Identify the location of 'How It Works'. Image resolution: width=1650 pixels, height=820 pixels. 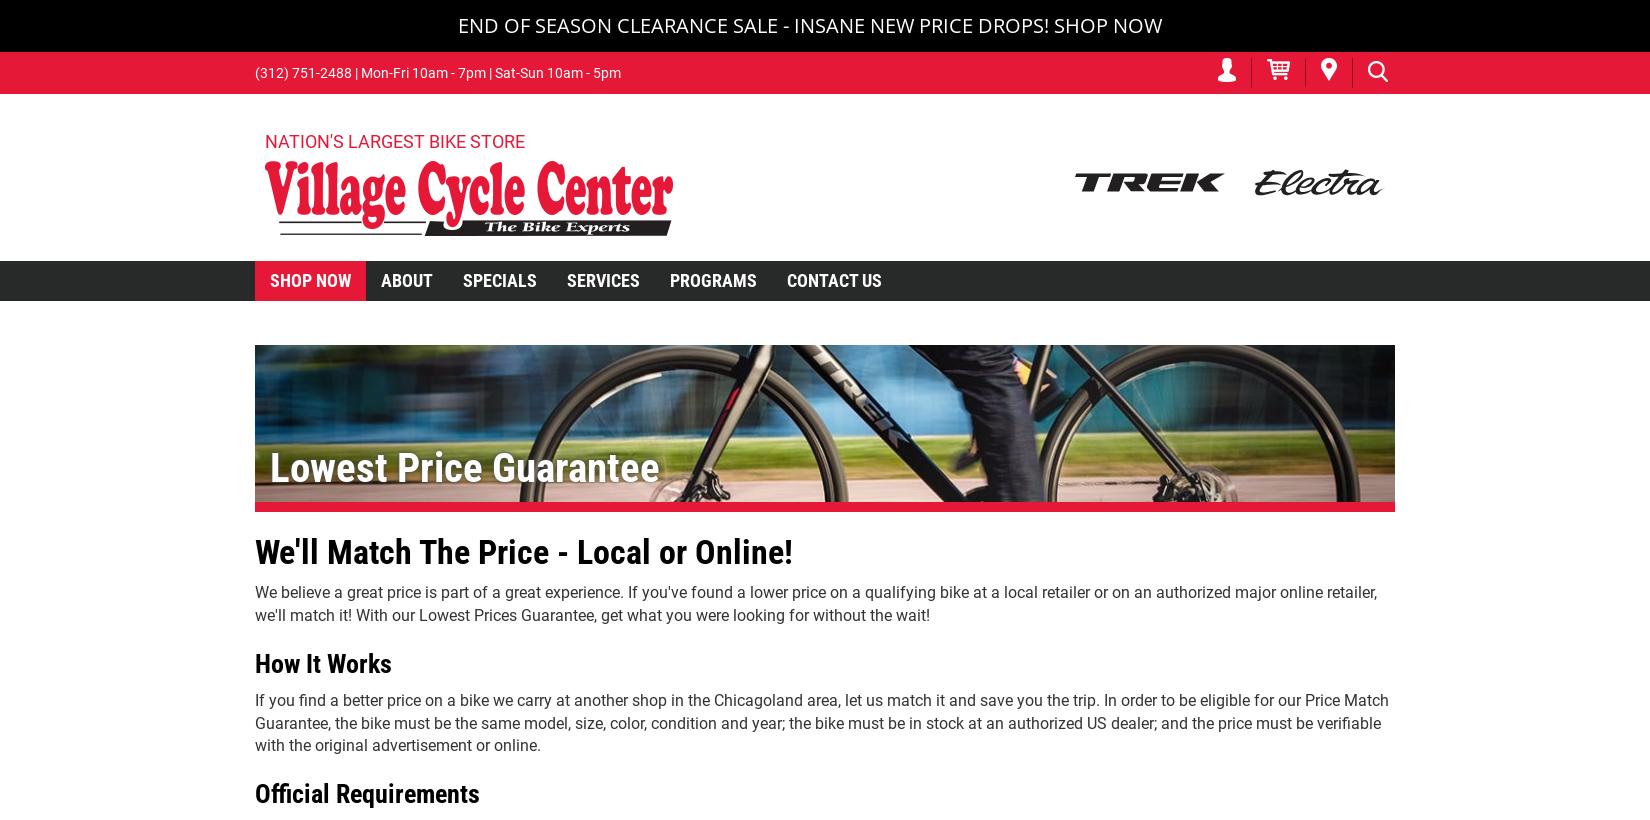
(323, 663).